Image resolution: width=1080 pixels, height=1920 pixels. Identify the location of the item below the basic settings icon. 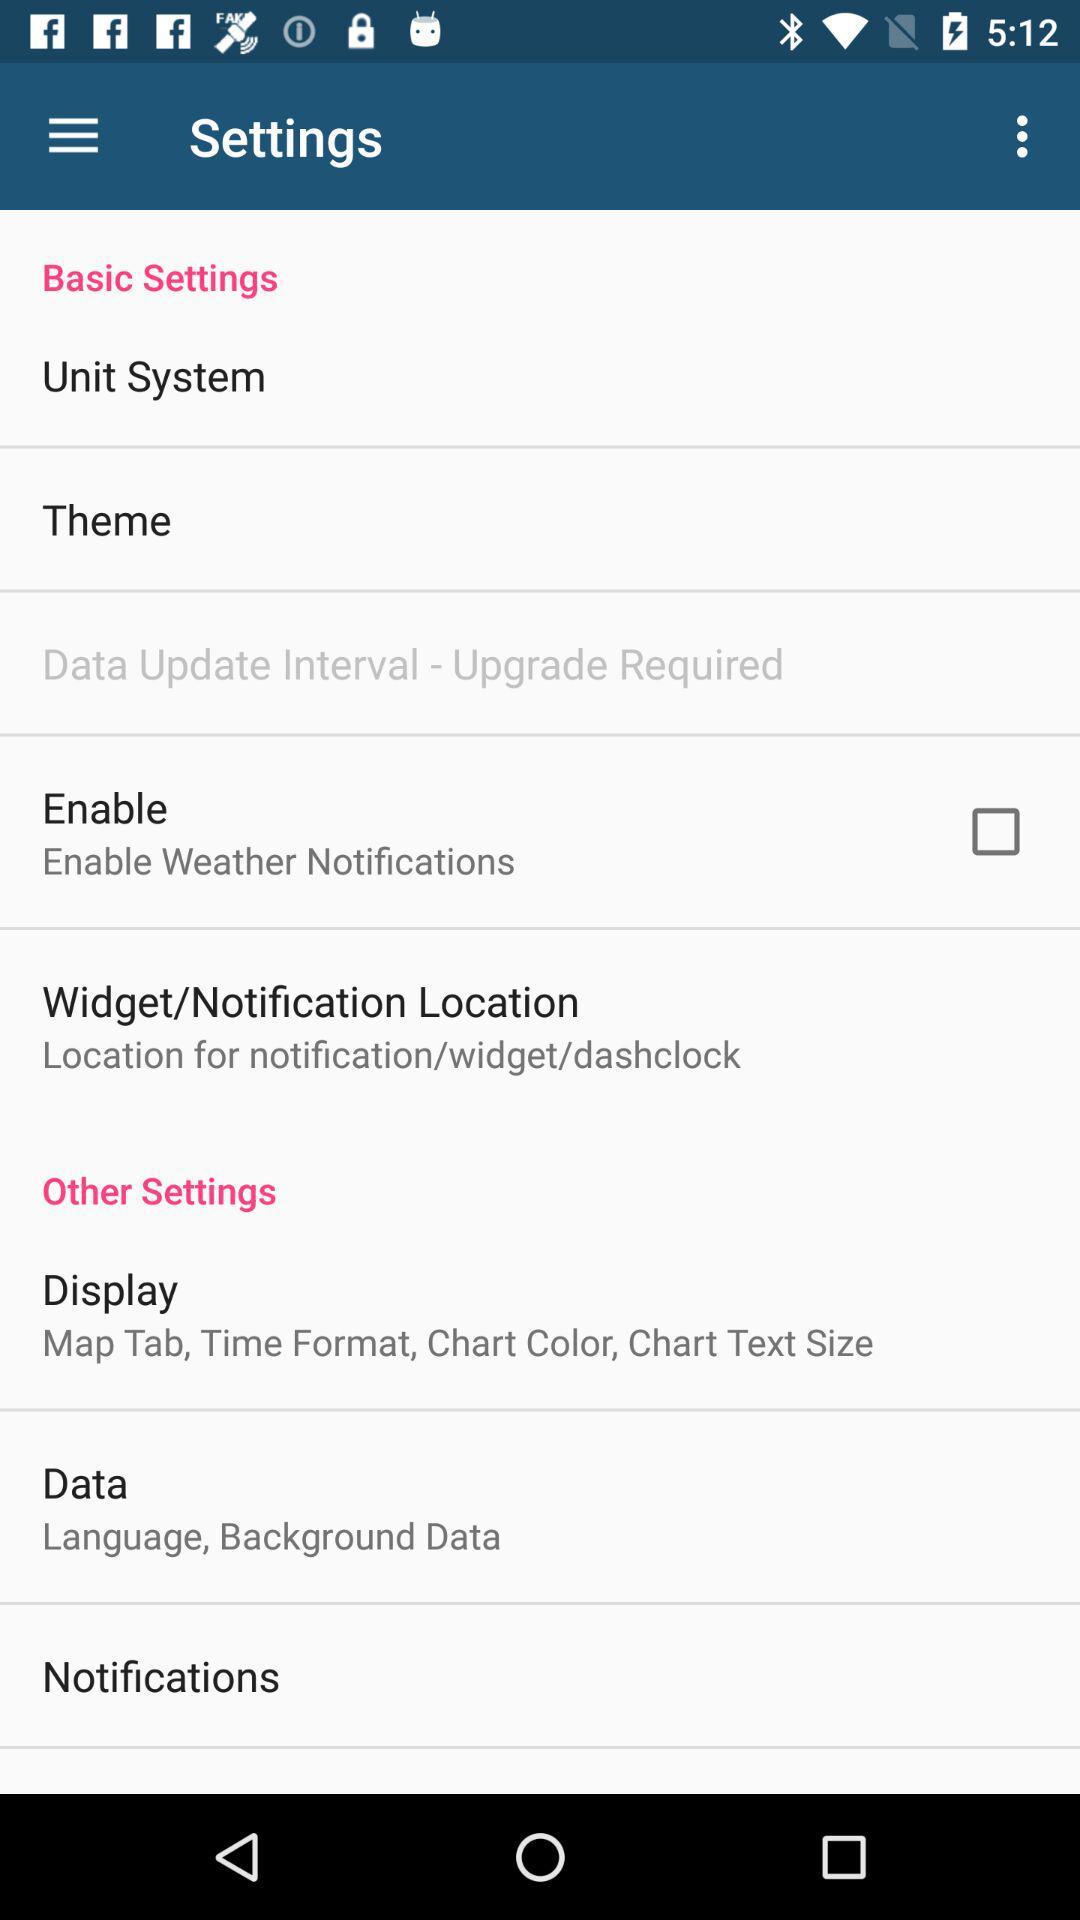
(995, 831).